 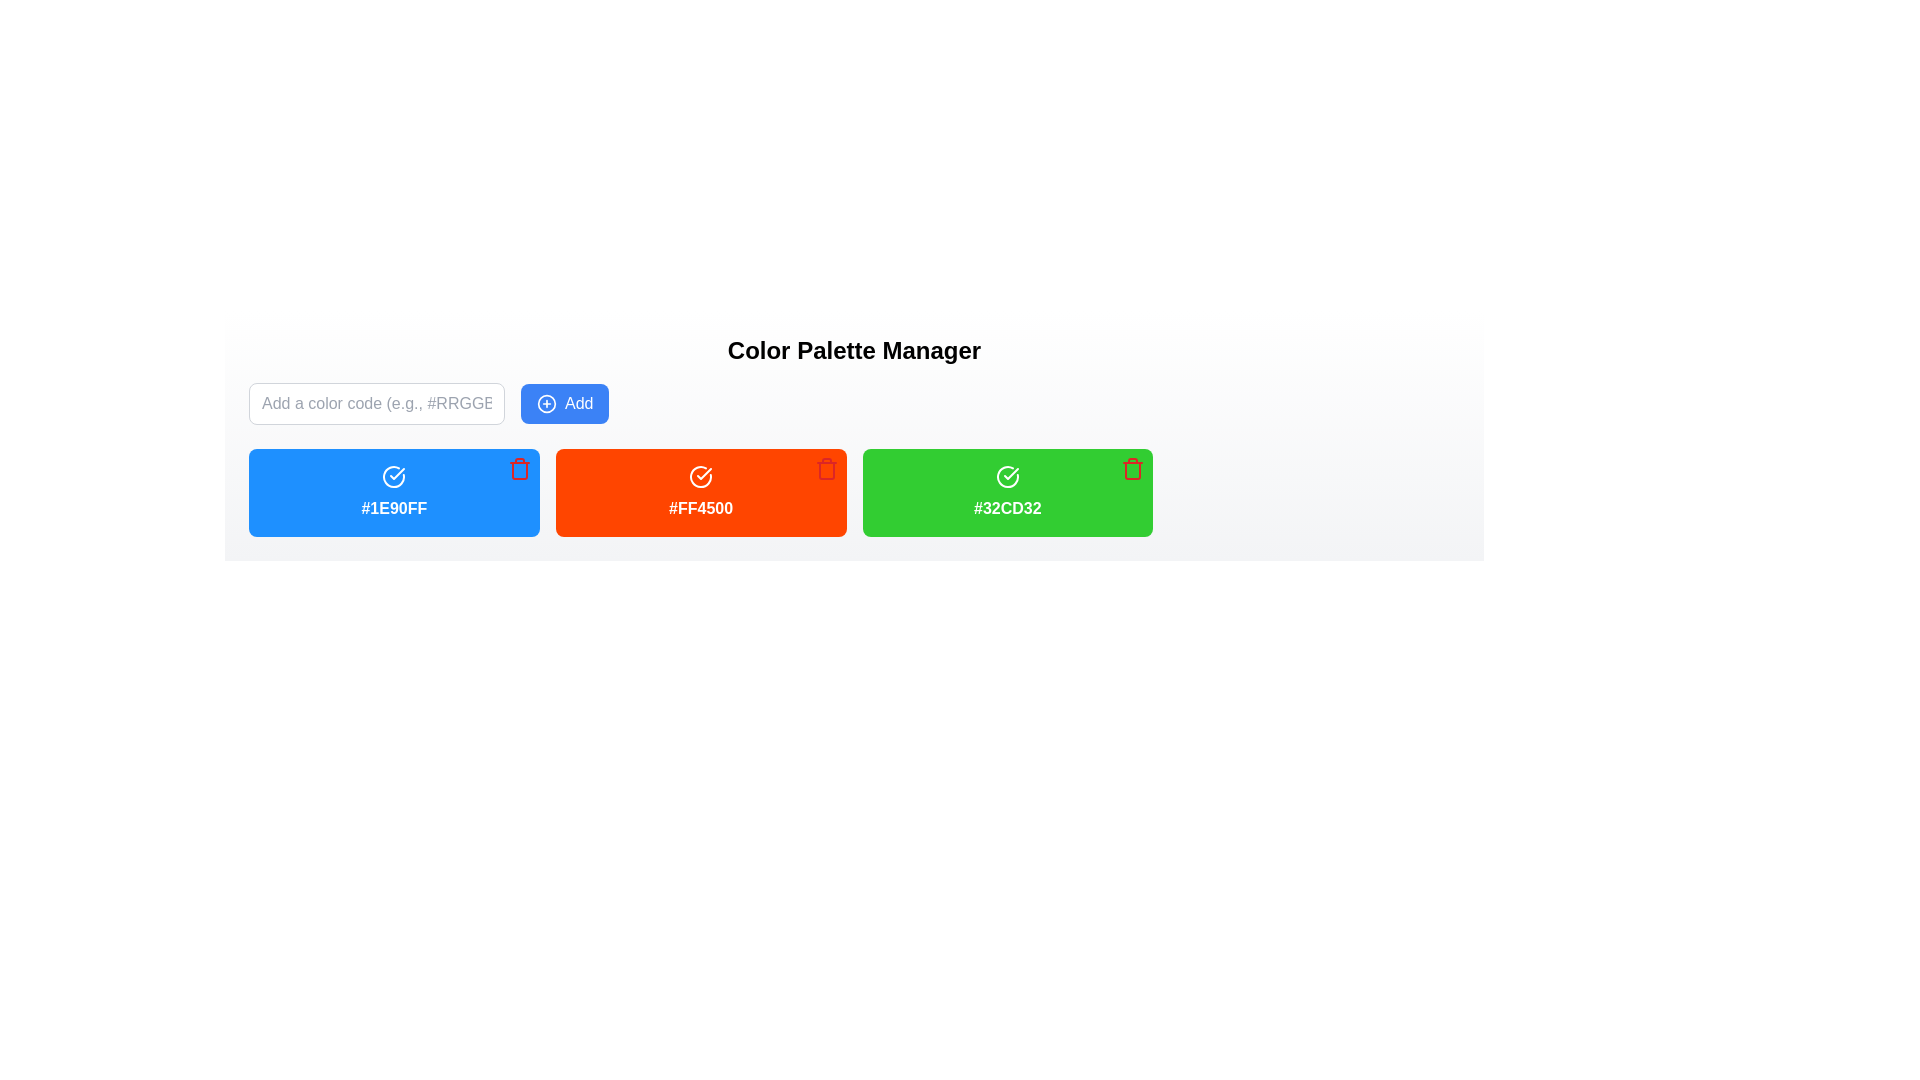 I want to click on the central part of the trash can icon, which symbolizes the delete functionality, located within the delete button next to the blue palette labeled '#1E90FF', so click(x=519, y=470).